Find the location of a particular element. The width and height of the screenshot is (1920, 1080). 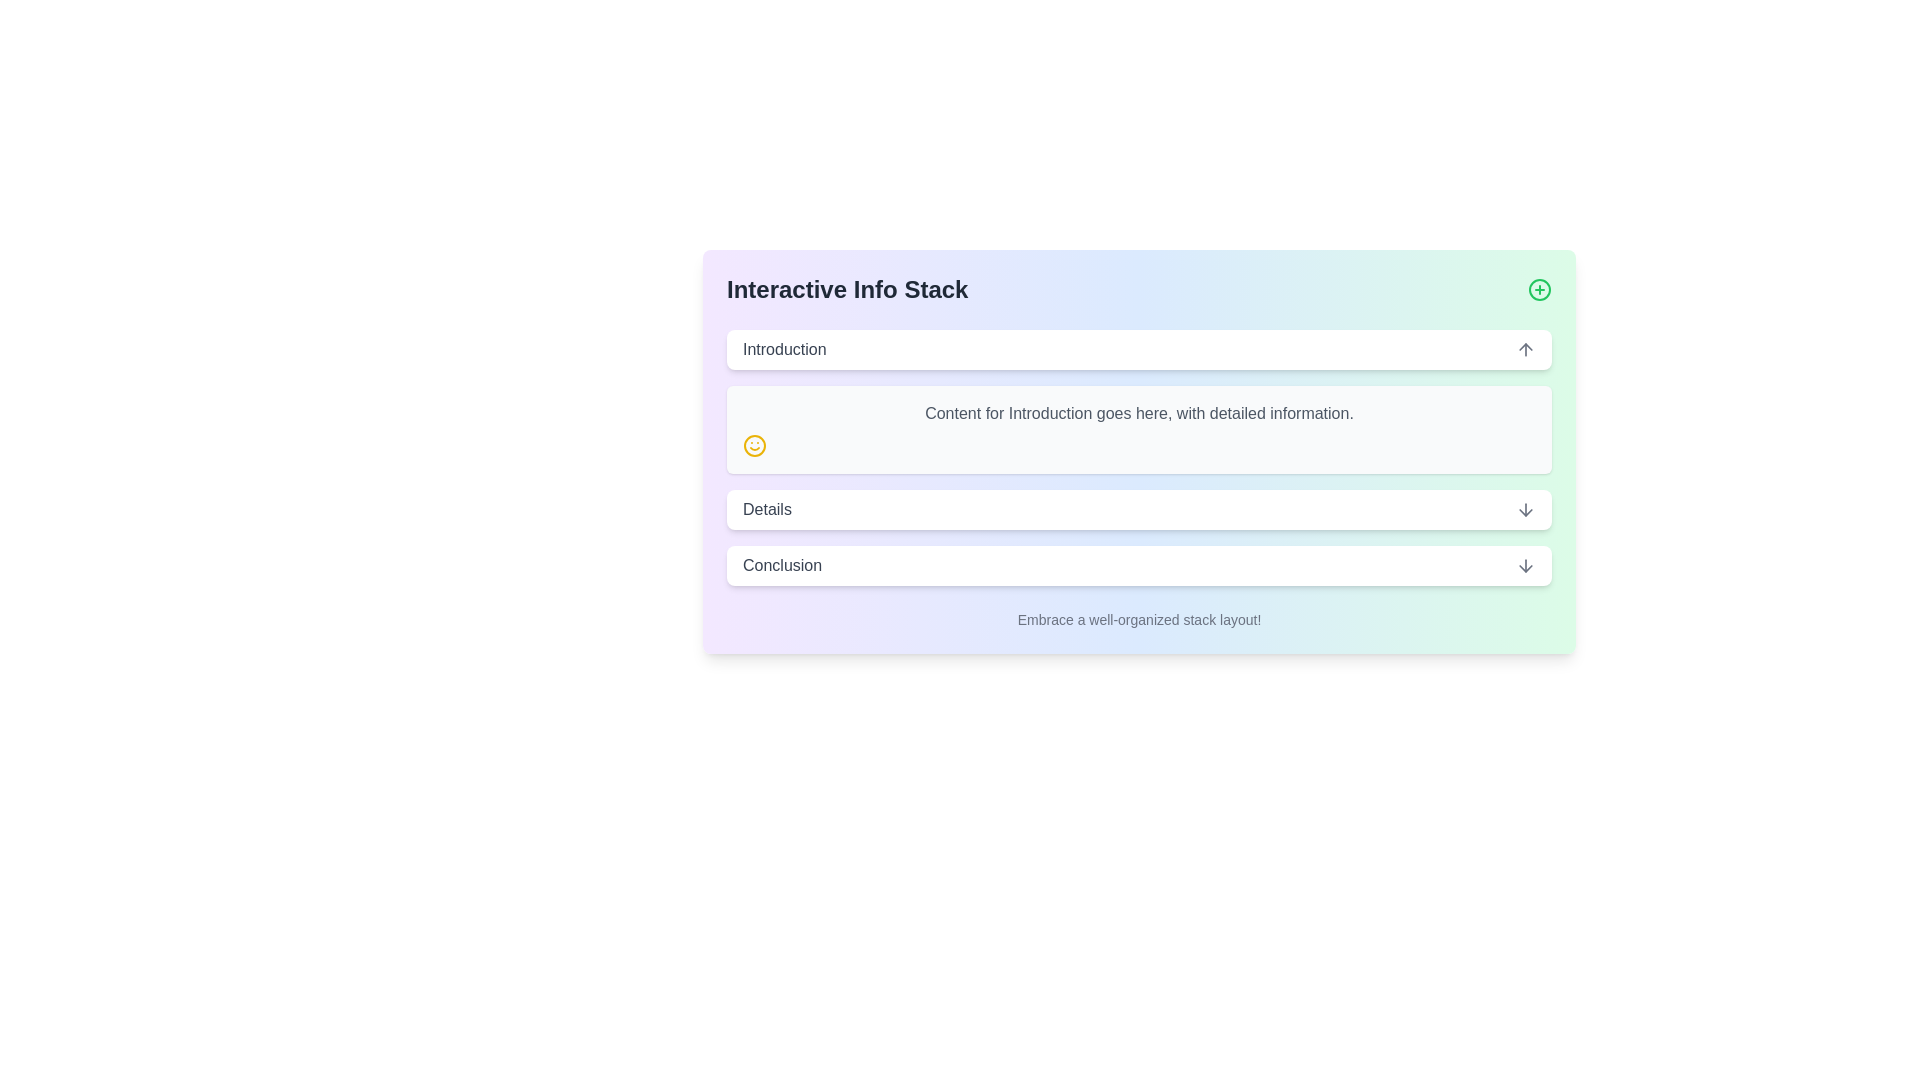

the upward-pointing arrow icon located to the right of the 'Introduction' text is located at coordinates (1525, 349).